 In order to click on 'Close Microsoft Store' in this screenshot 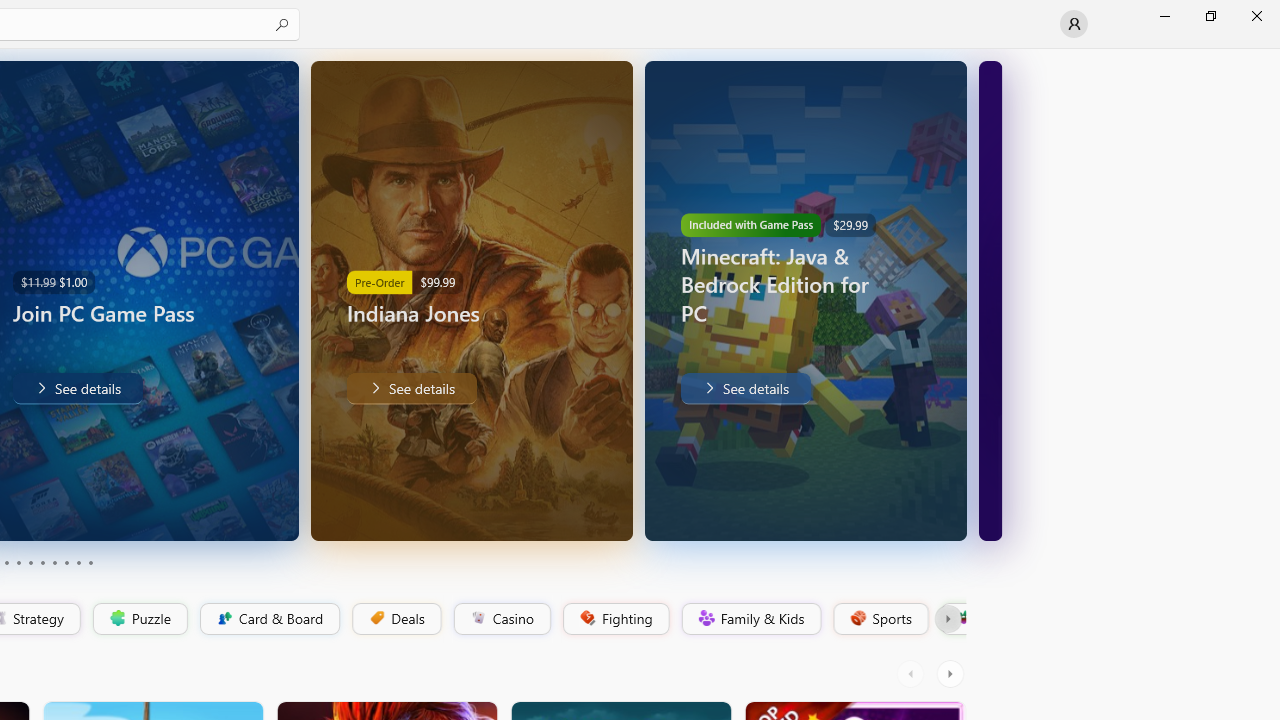, I will do `click(1255, 15)`.